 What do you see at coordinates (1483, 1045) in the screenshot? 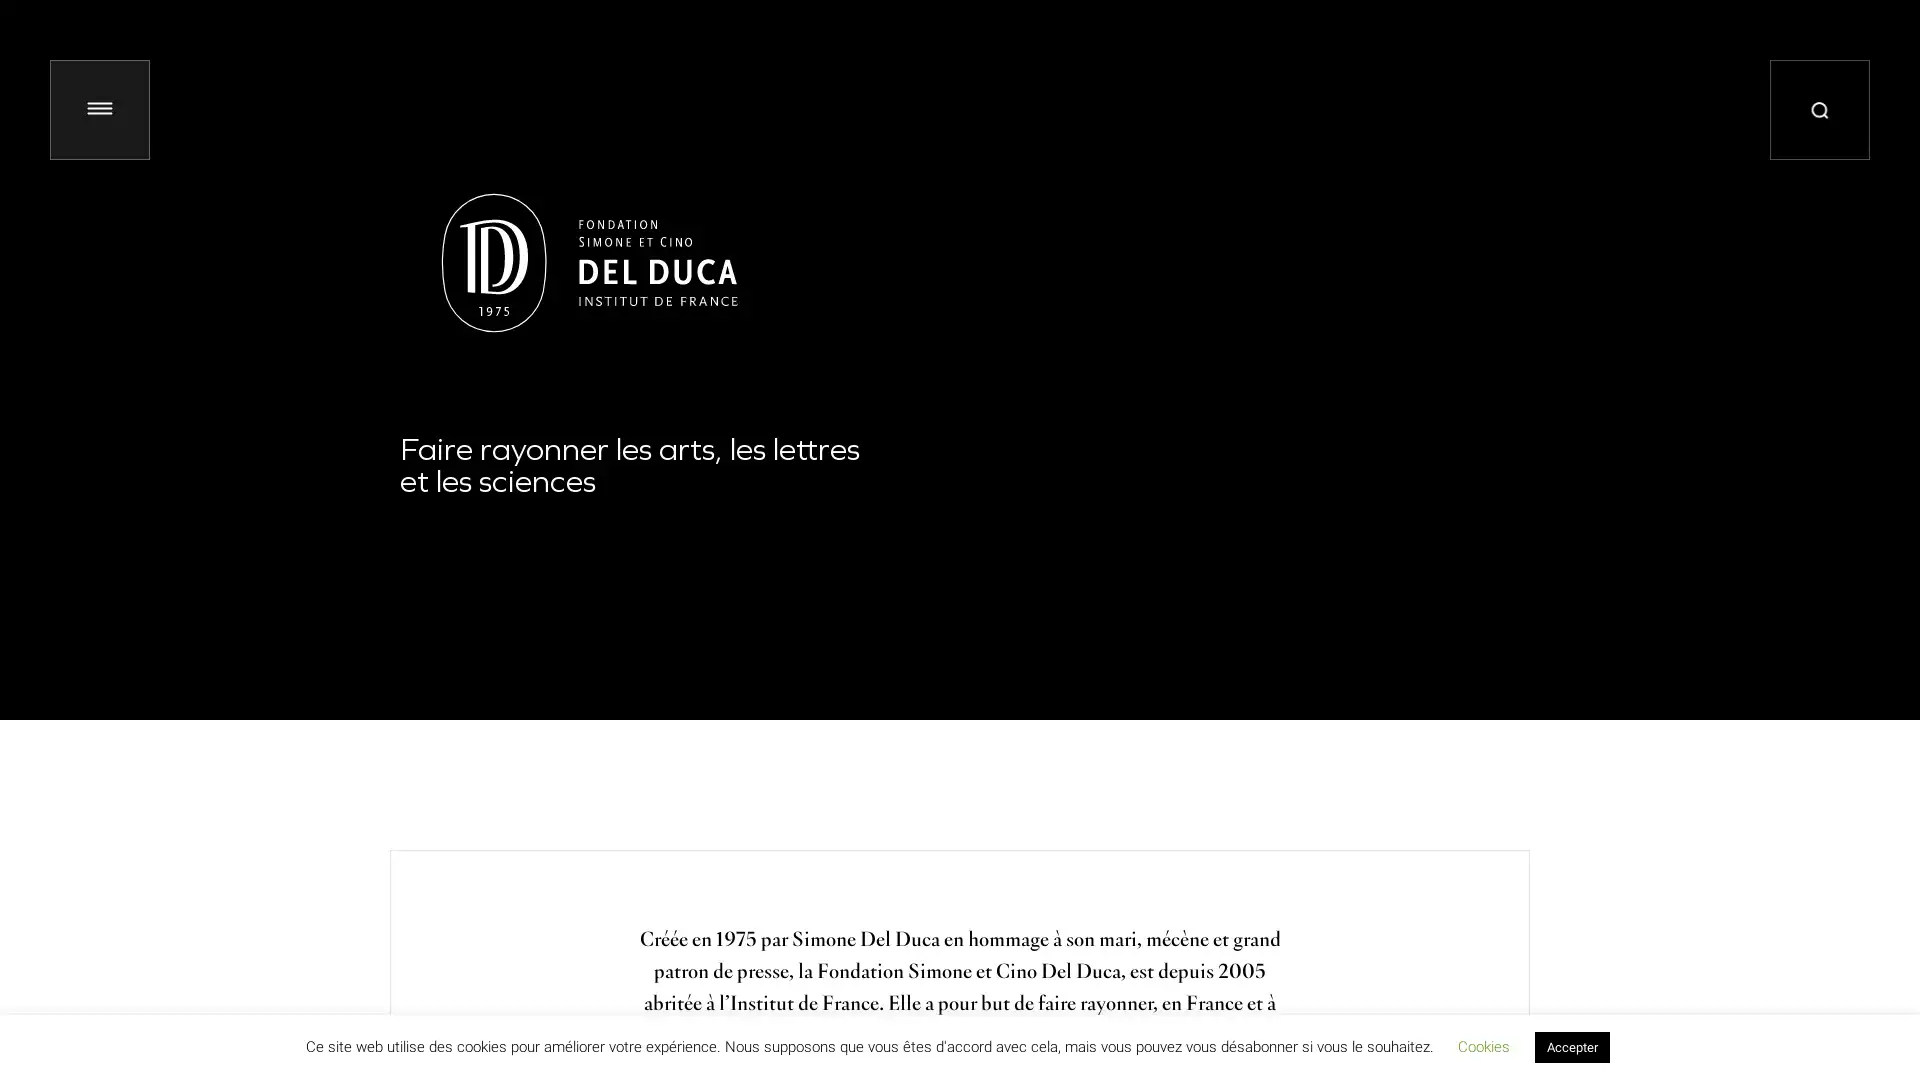
I see `Cookies` at bounding box center [1483, 1045].